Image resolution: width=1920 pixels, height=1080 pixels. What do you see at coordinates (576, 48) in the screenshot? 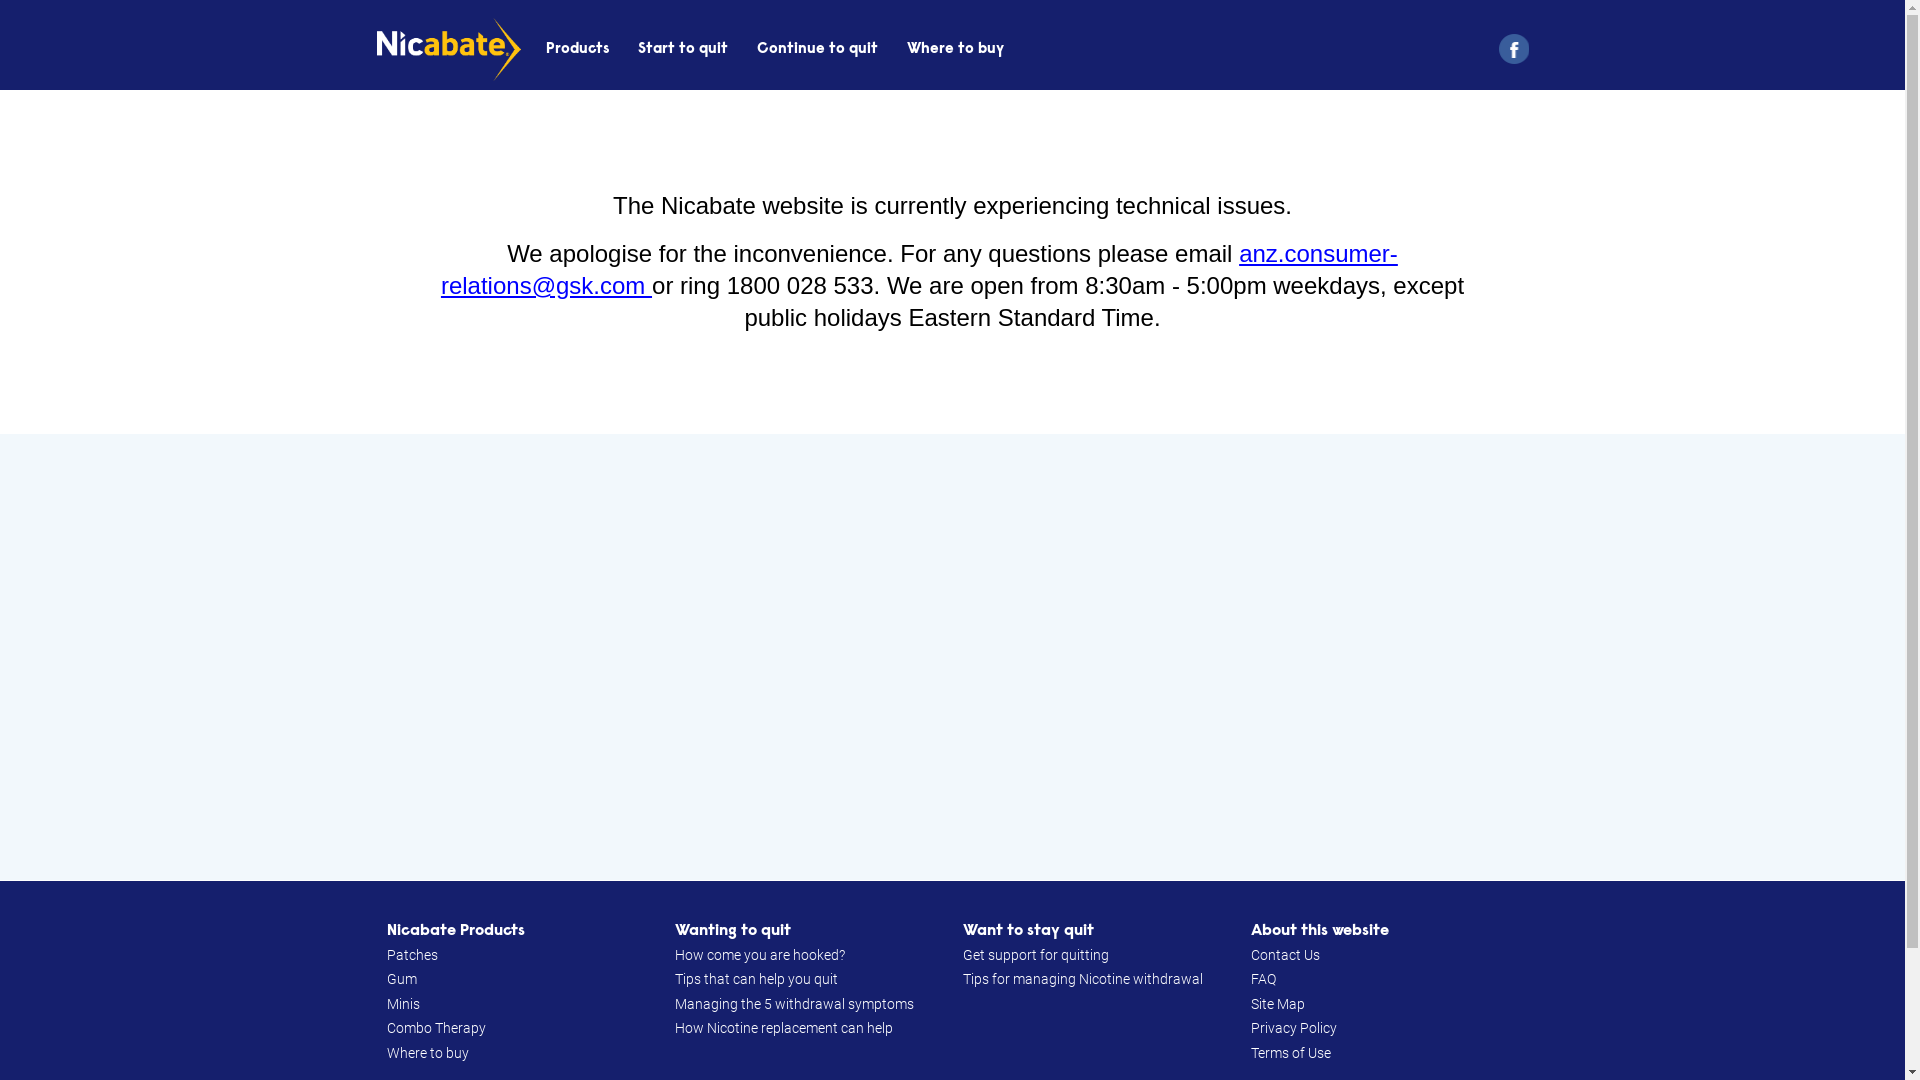
I see `'products'` at bounding box center [576, 48].